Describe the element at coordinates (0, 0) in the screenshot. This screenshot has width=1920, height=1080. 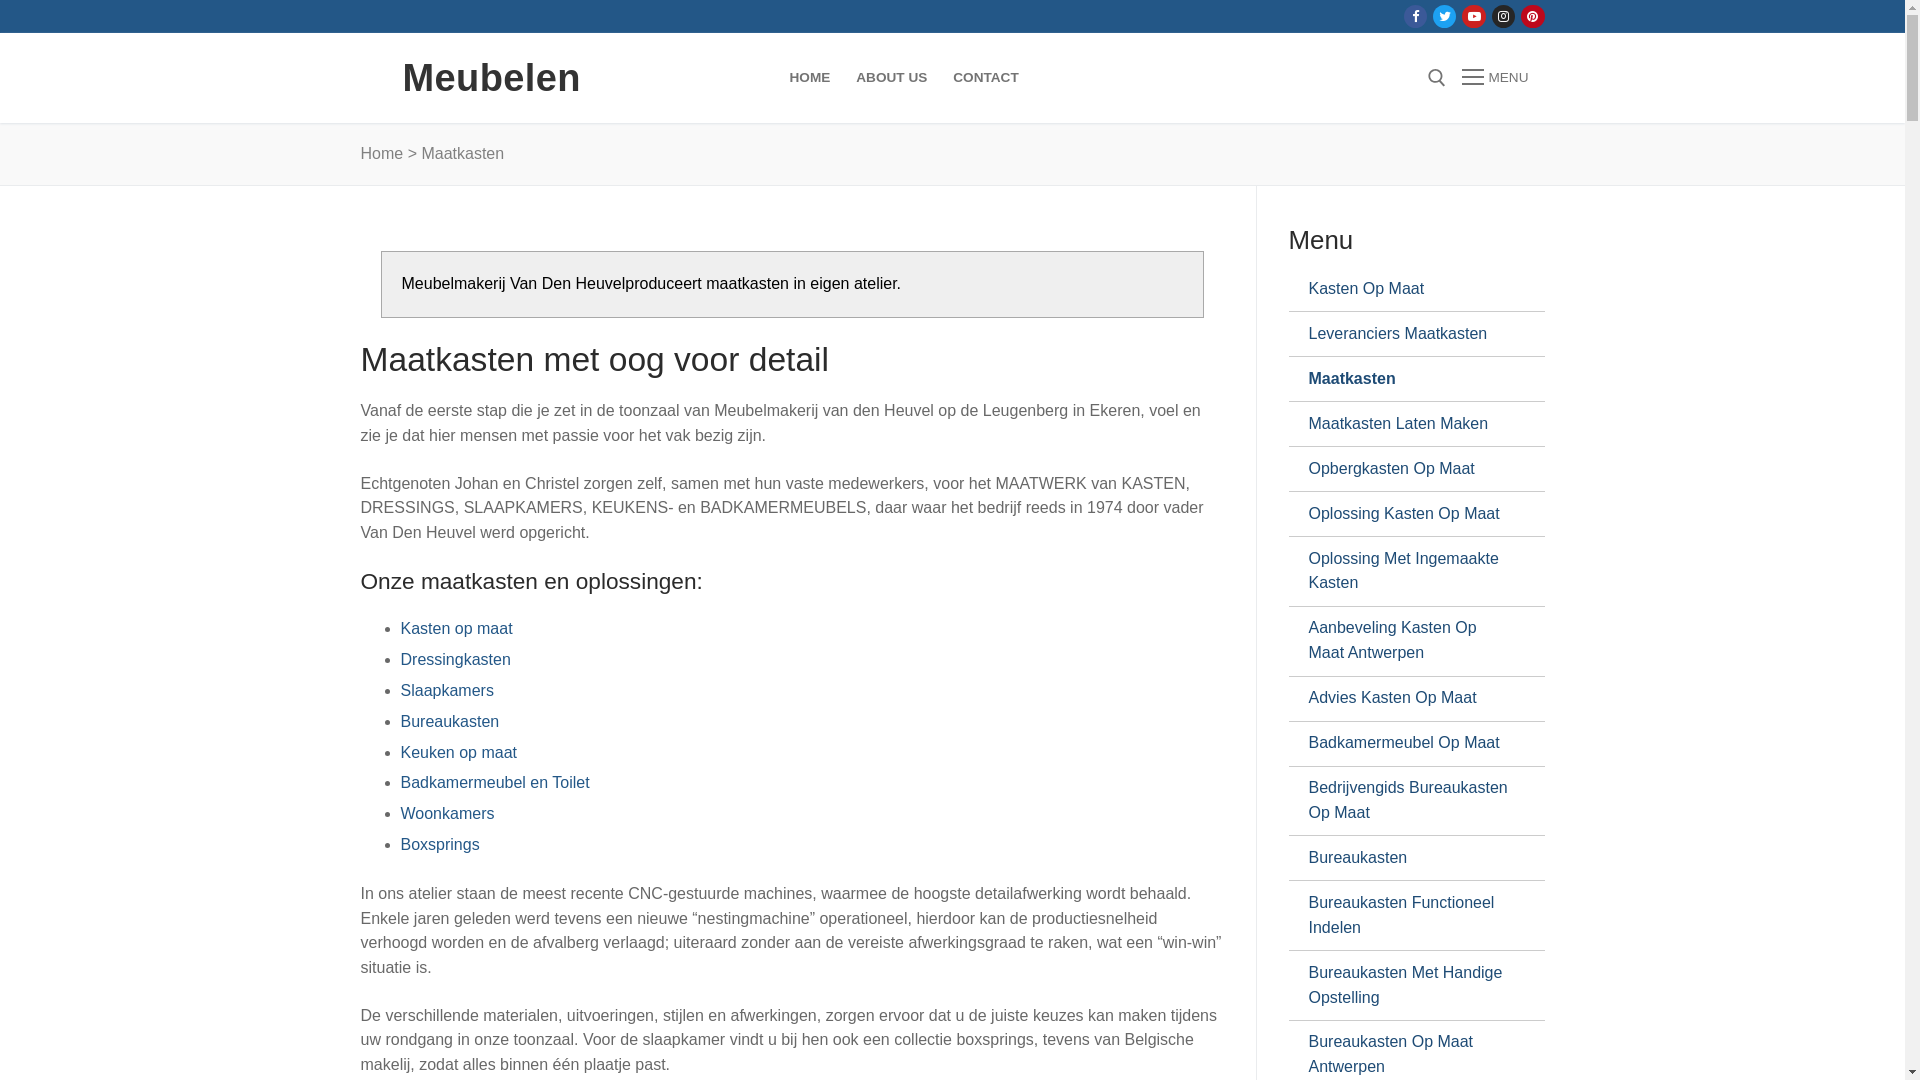
I see `'Spring naar de inhoud'` at that location.